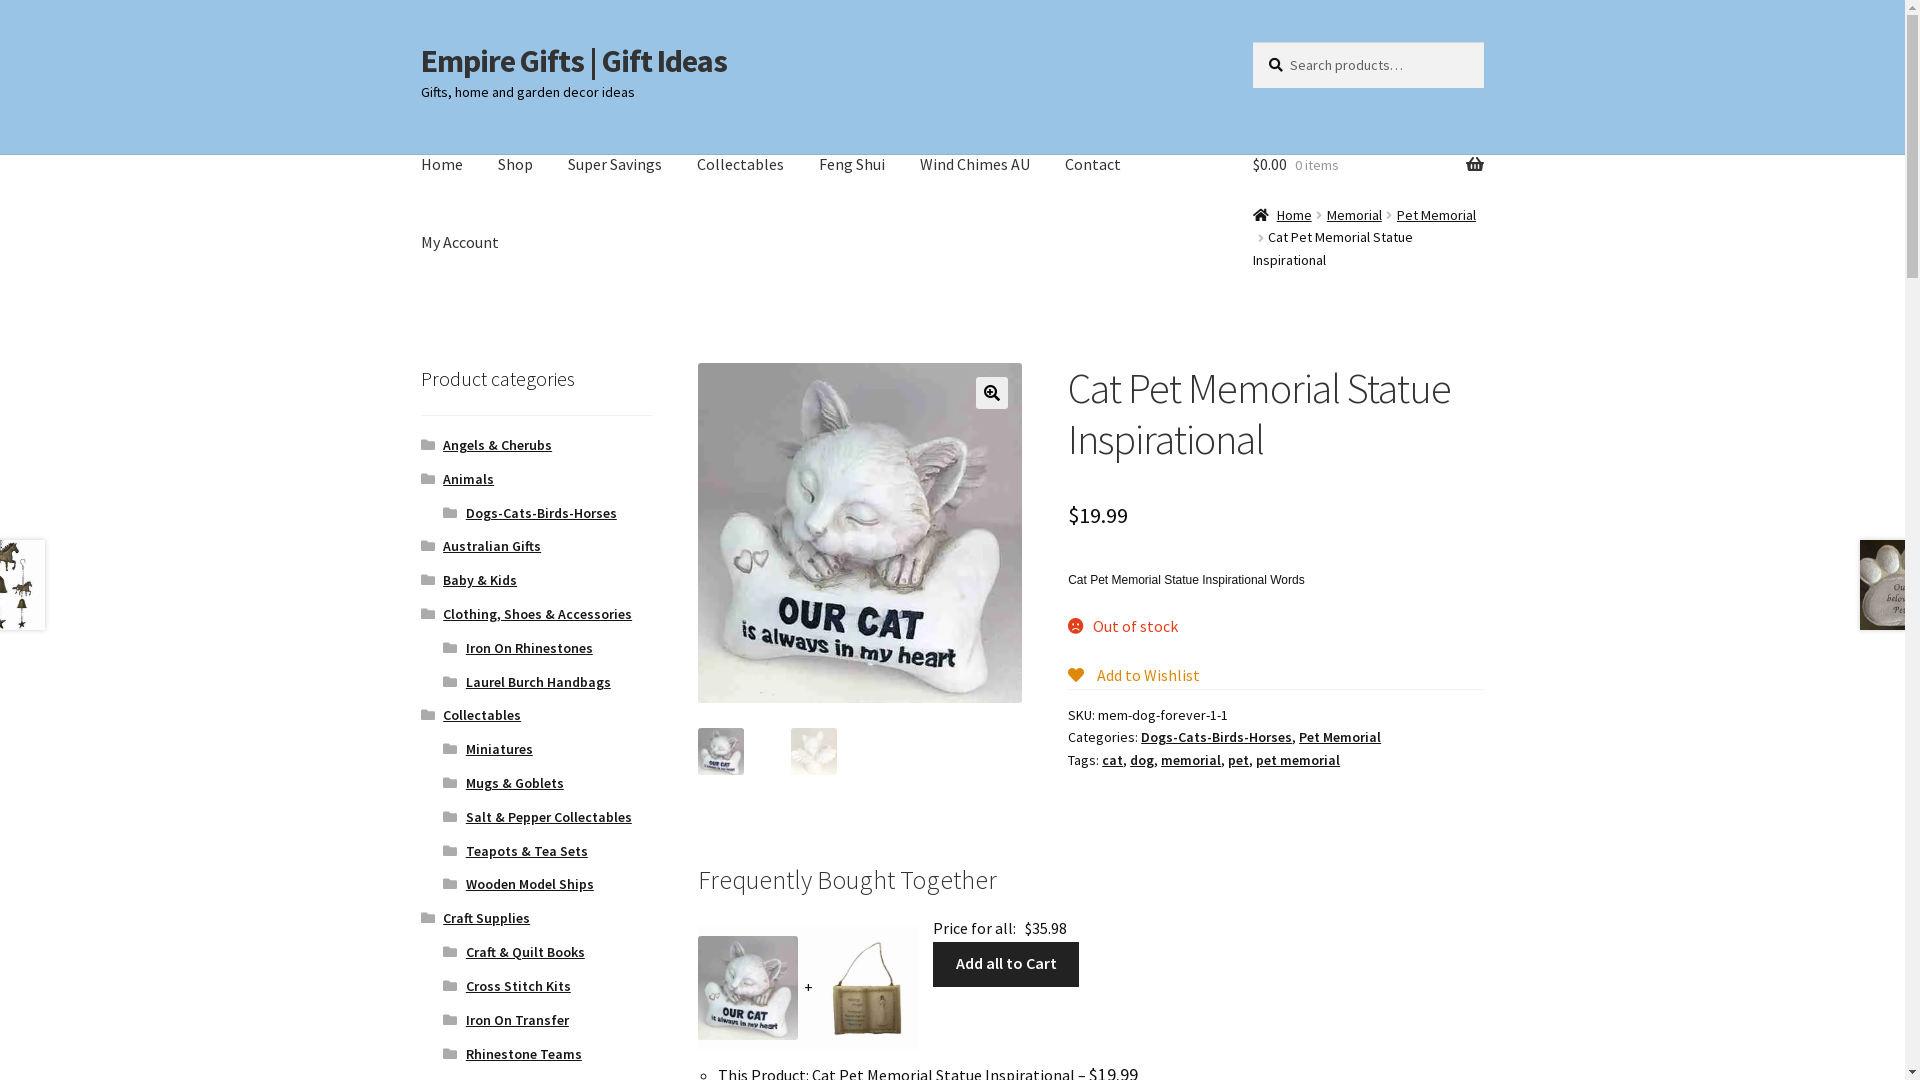 This screenshot has height=1080, width=1920. I want to click on 'cat', so click(1111, 759).